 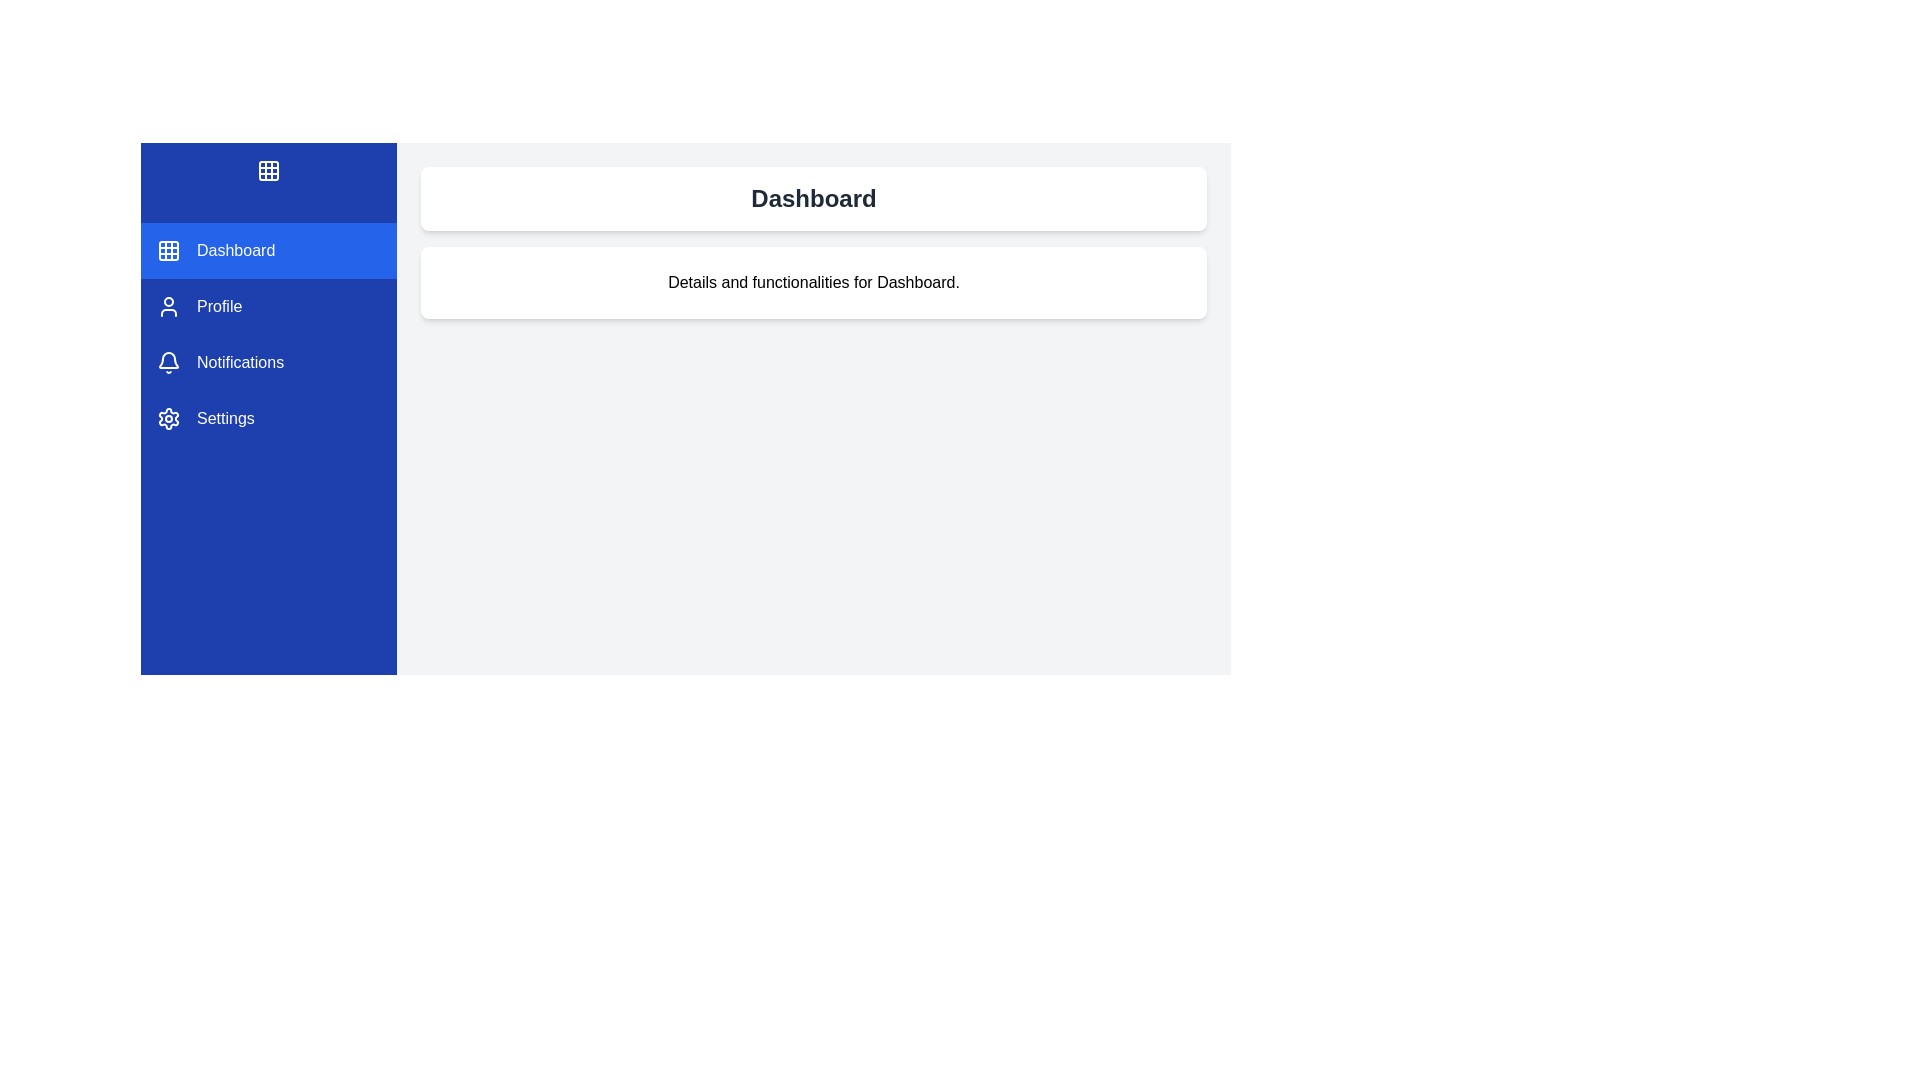 I want to click on the gear-shaped icon indicating settings, located in the sidebar to the right of the 'Settings' text, so click(x=168, y=418).